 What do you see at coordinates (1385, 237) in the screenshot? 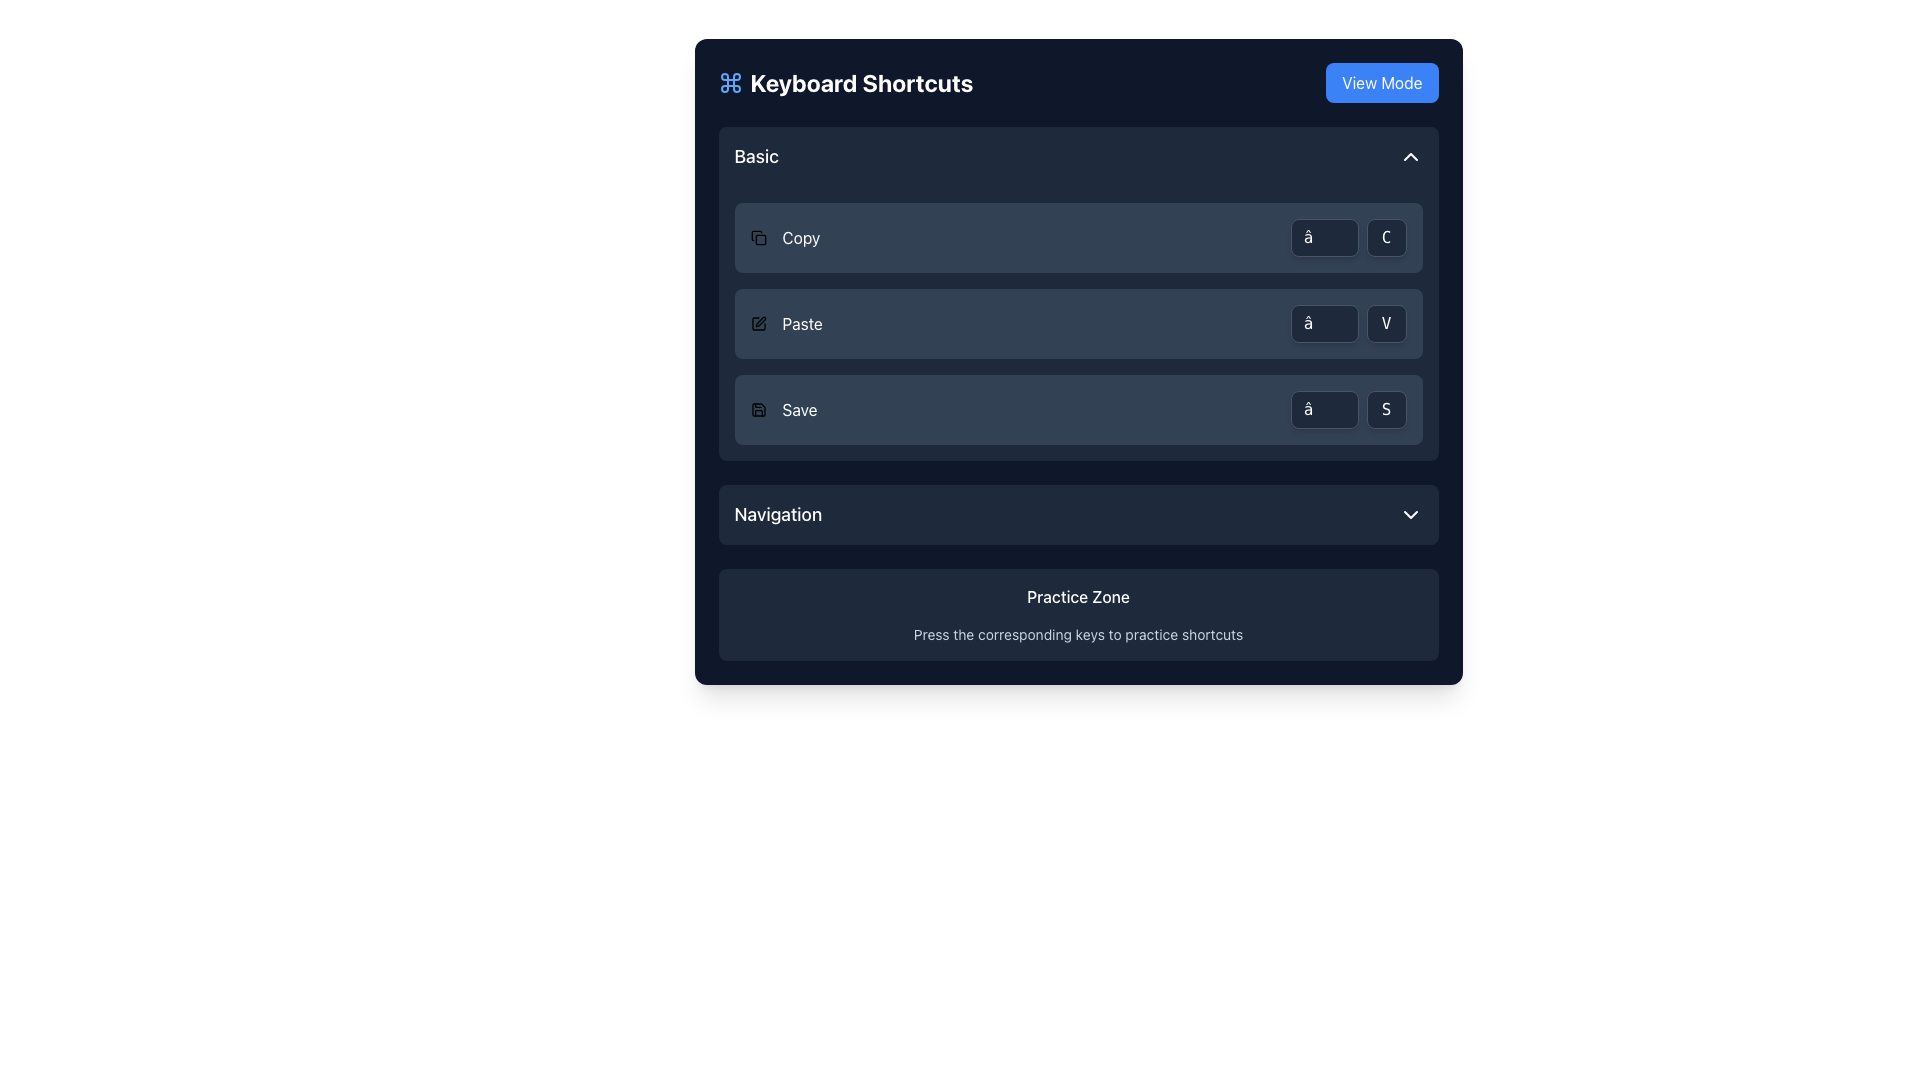
I see `the rectangular button with rounded corners, dark slate gray color, and a bold white 'C' at the center, positioned in the Keyboard Shortcuts panel` at bounding box center [1385, 237].